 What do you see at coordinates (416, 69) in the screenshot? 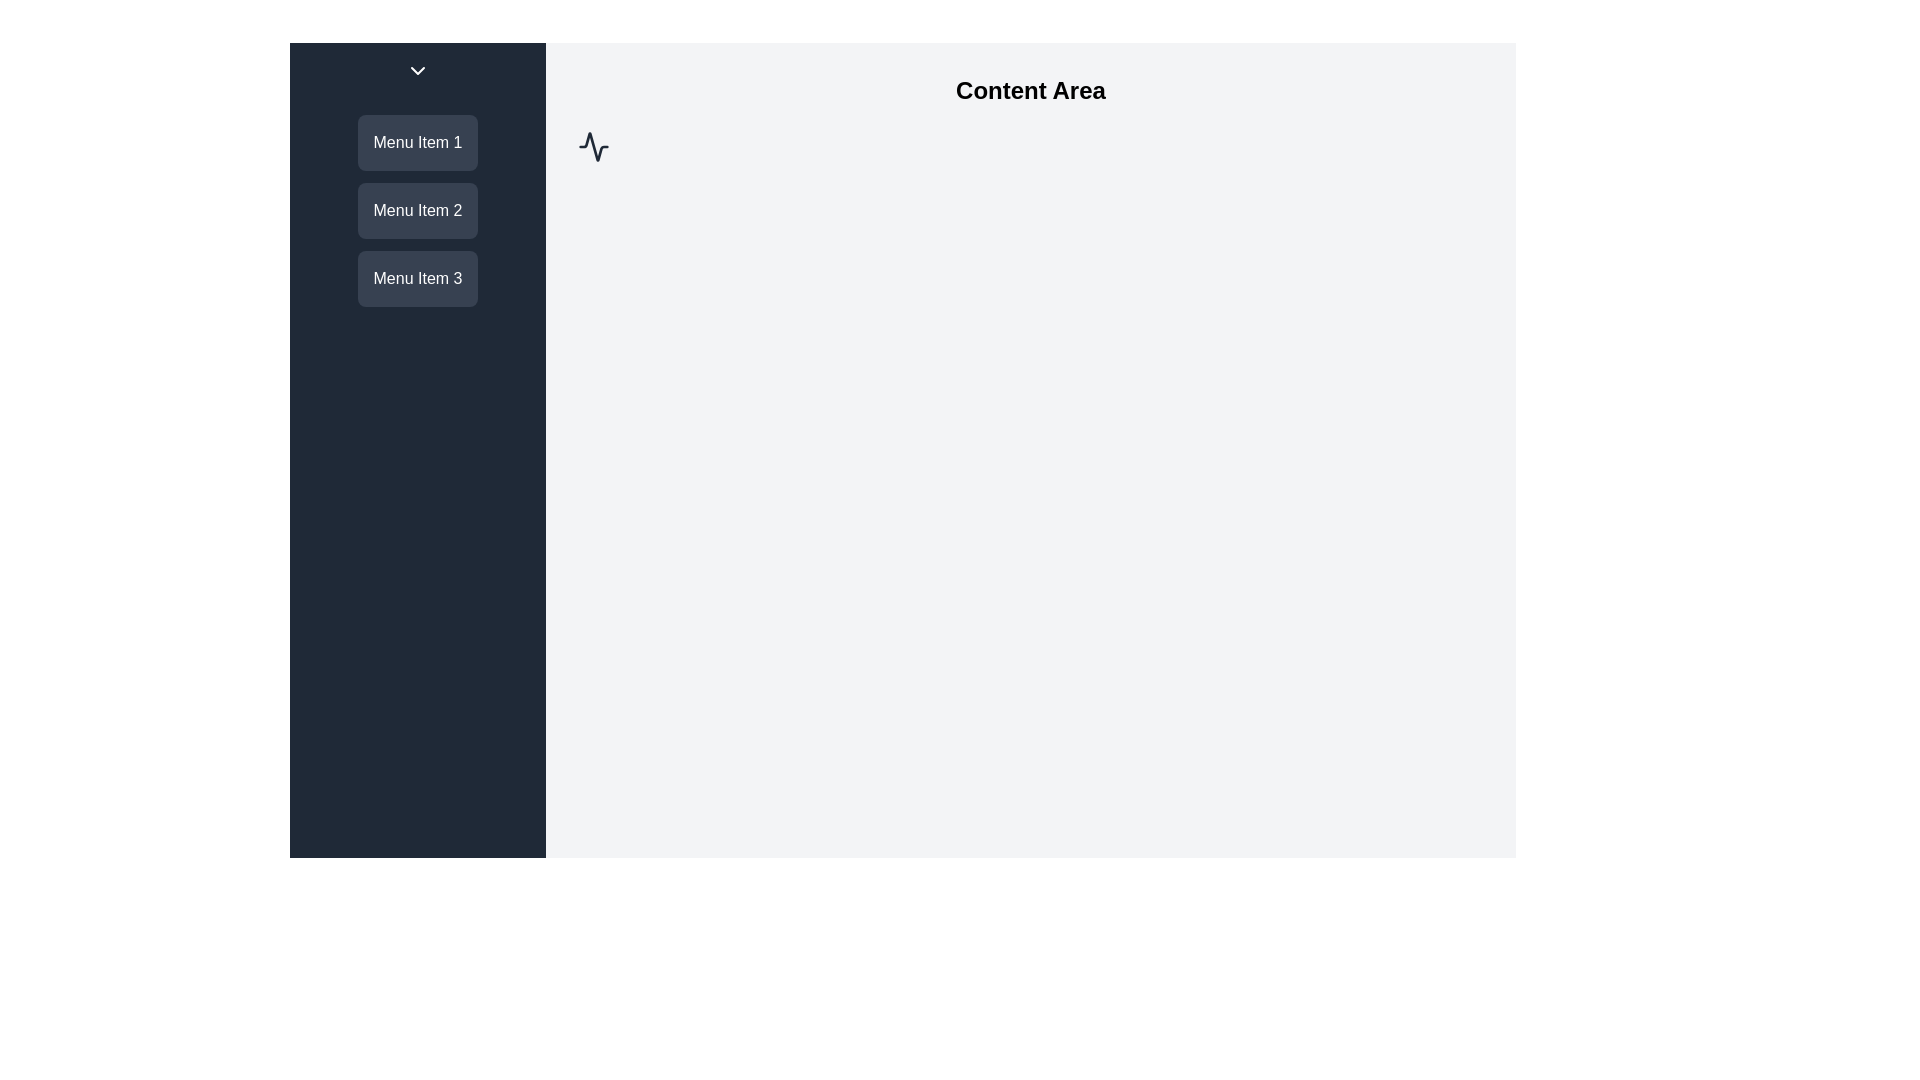
I see `the circular button with a dark background and a downward-pointing chevron icon located at the top of the sidebar menu` at bounding box center [416, 69].